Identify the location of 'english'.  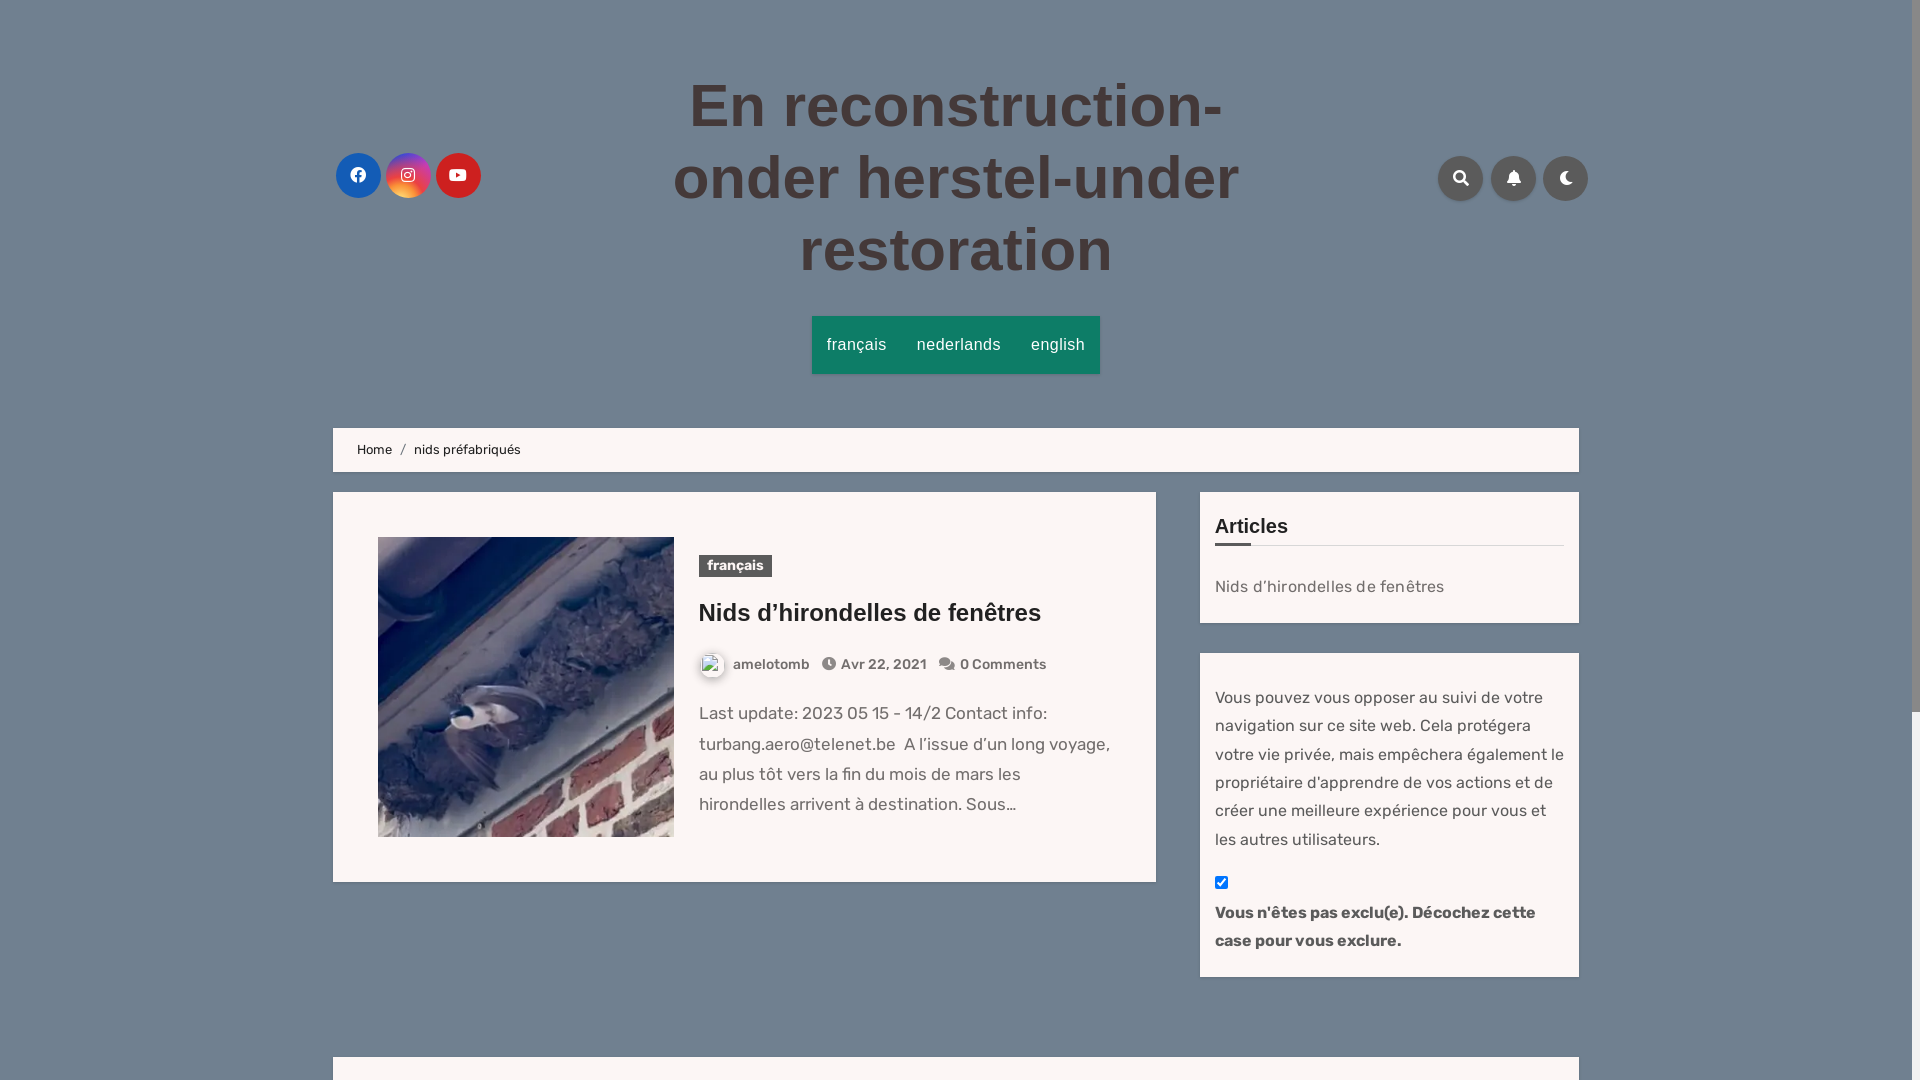
(1016, 343).